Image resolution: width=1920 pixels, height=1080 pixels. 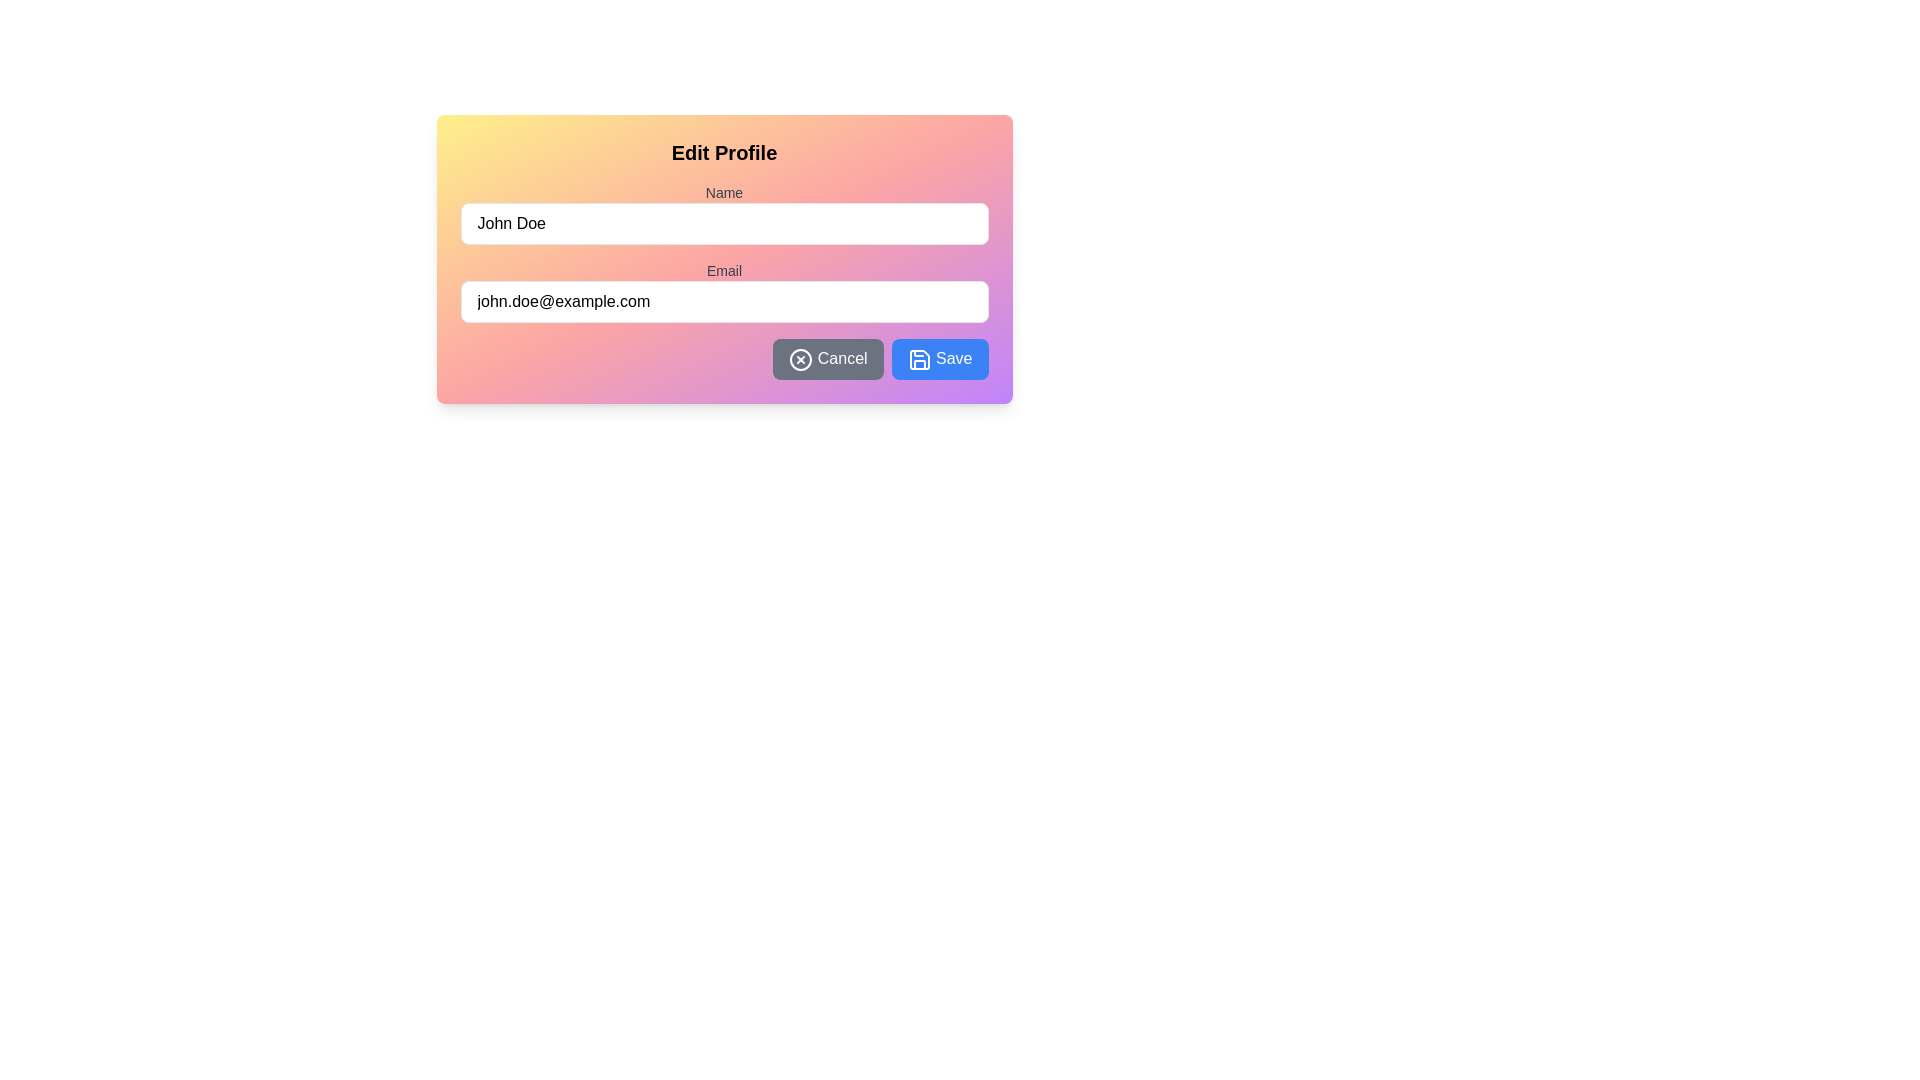 What do you see at coordinates (801, 358) in the screenshot?
I see `the decorative icon` at bounding box center [801, 358].